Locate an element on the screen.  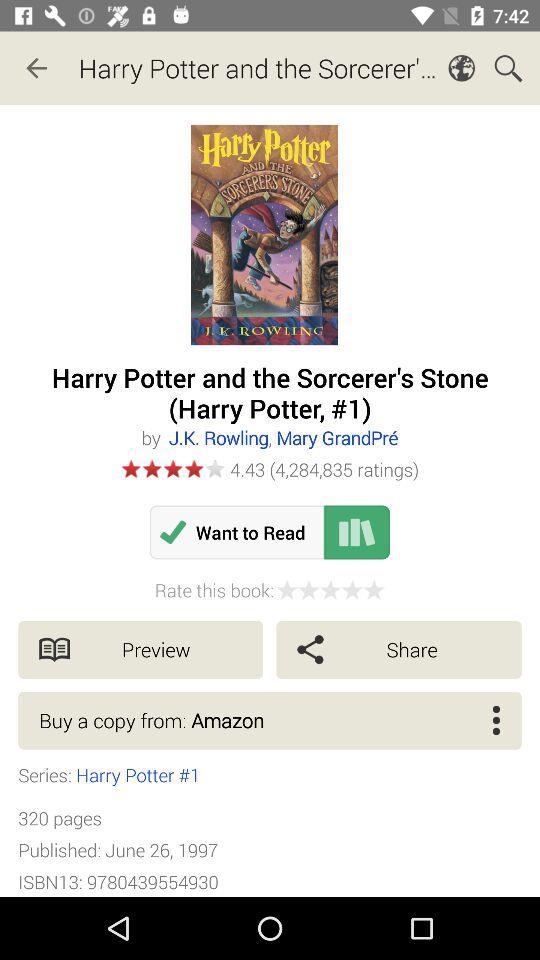
item below the 4 43 4 is located at coordinates (356, 531).